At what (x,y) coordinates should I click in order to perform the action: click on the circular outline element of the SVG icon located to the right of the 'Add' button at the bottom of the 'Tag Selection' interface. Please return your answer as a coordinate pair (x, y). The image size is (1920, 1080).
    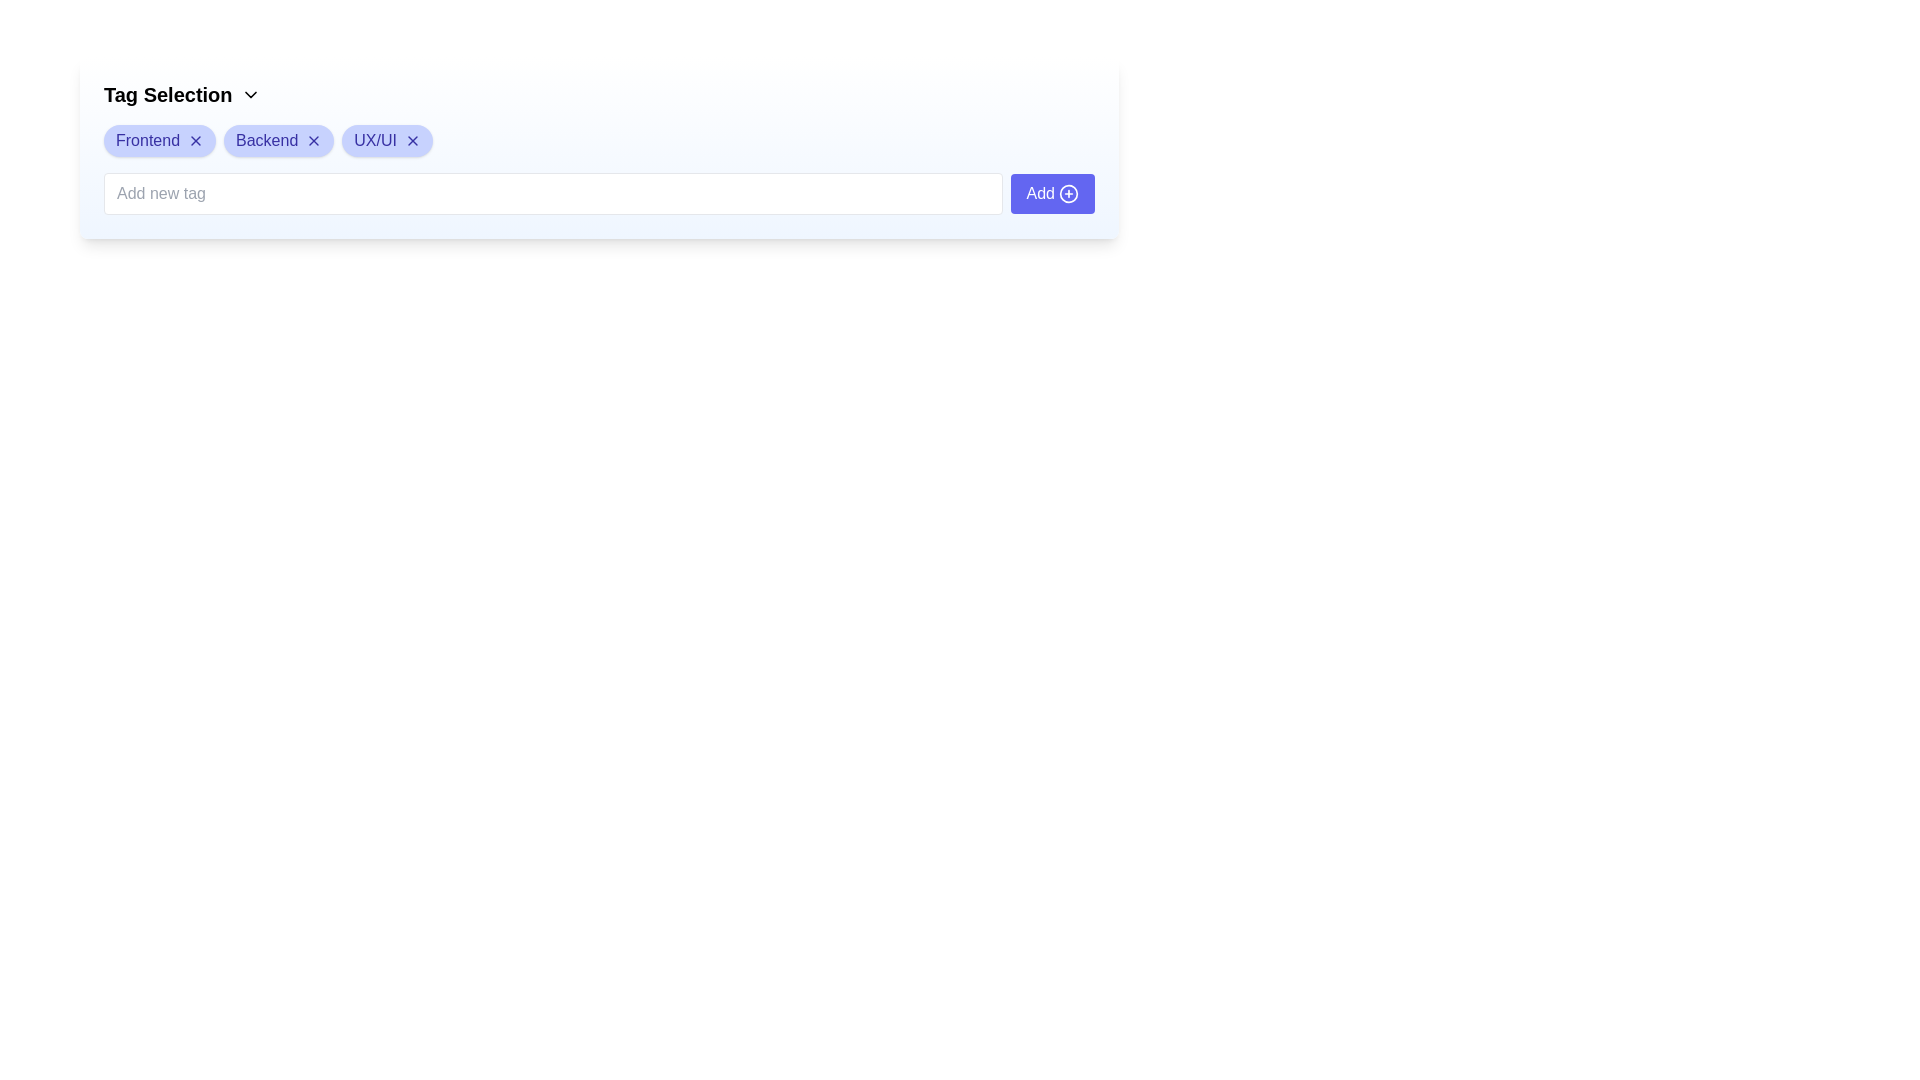
    Looking at the image, I should click on (1068, 193).